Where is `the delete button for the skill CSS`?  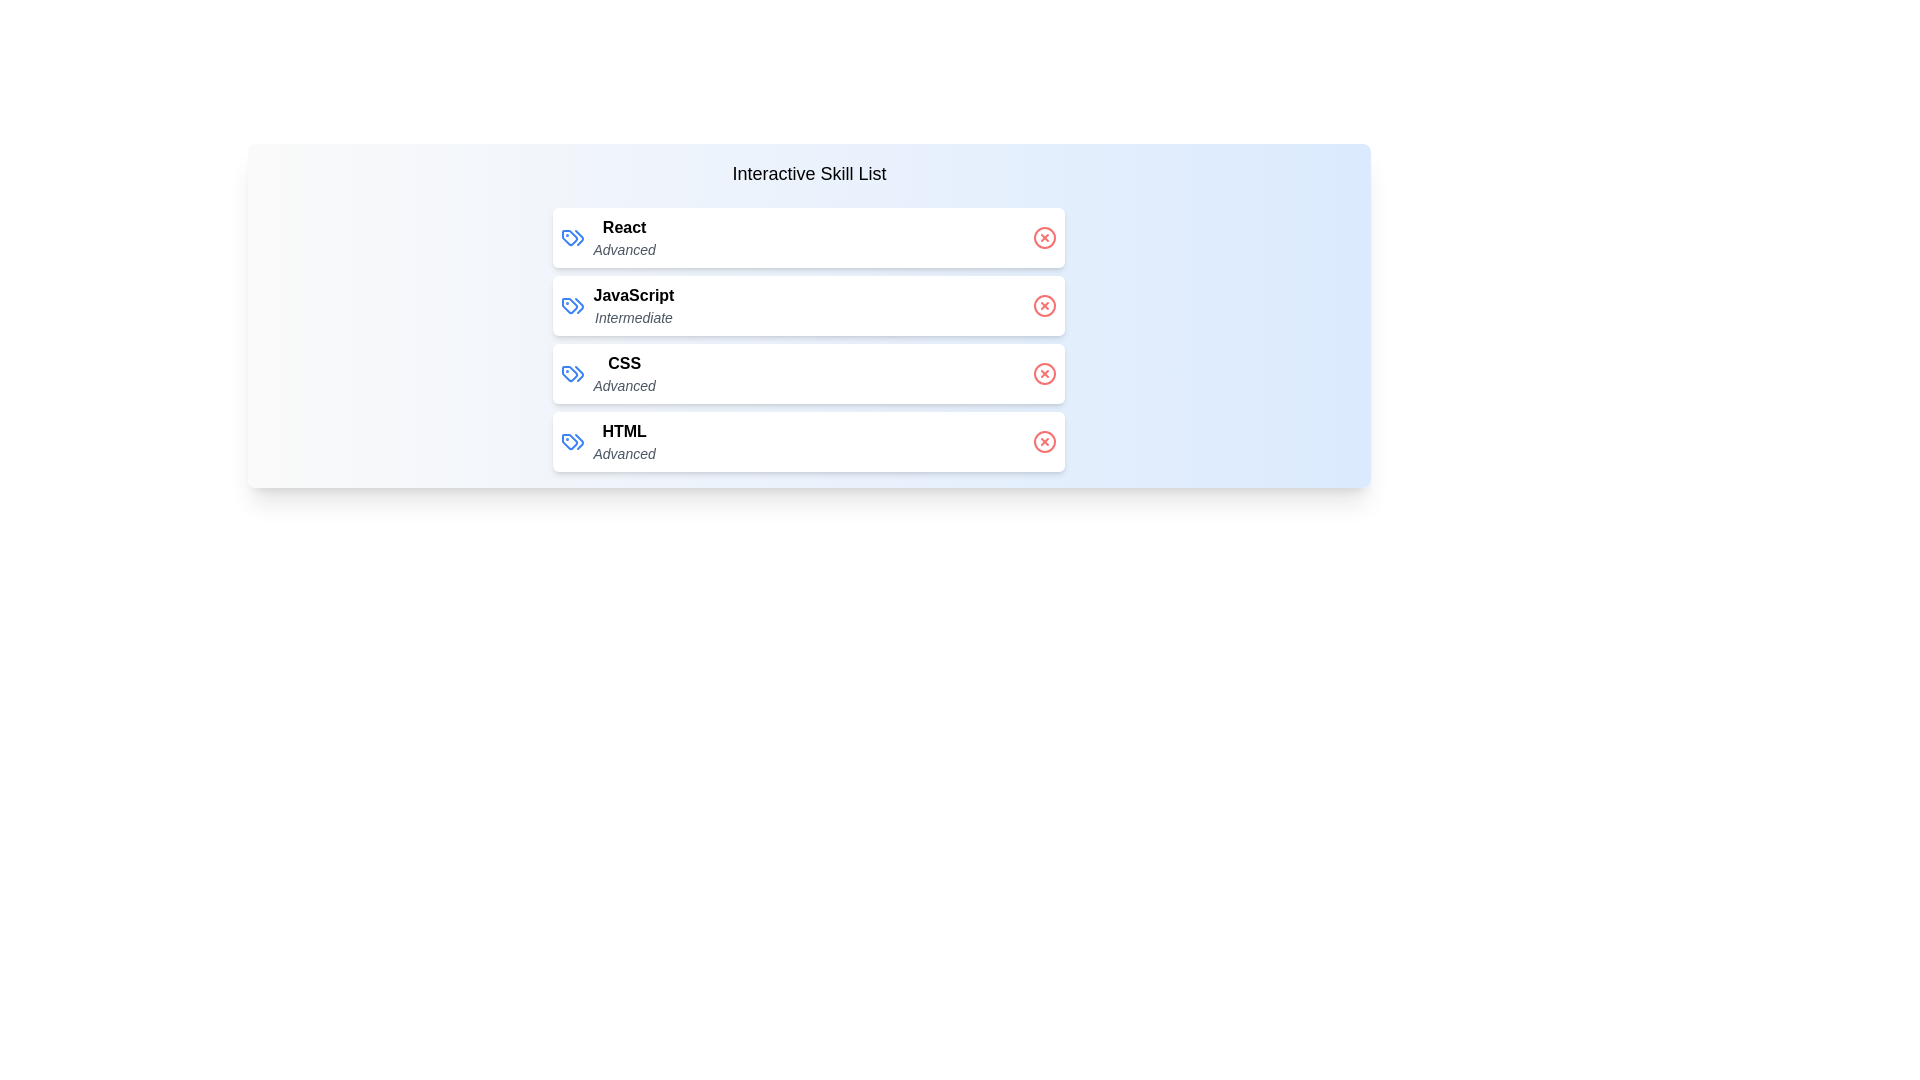
the delete button for the skill CSS is located at coordinates (1044, 374).